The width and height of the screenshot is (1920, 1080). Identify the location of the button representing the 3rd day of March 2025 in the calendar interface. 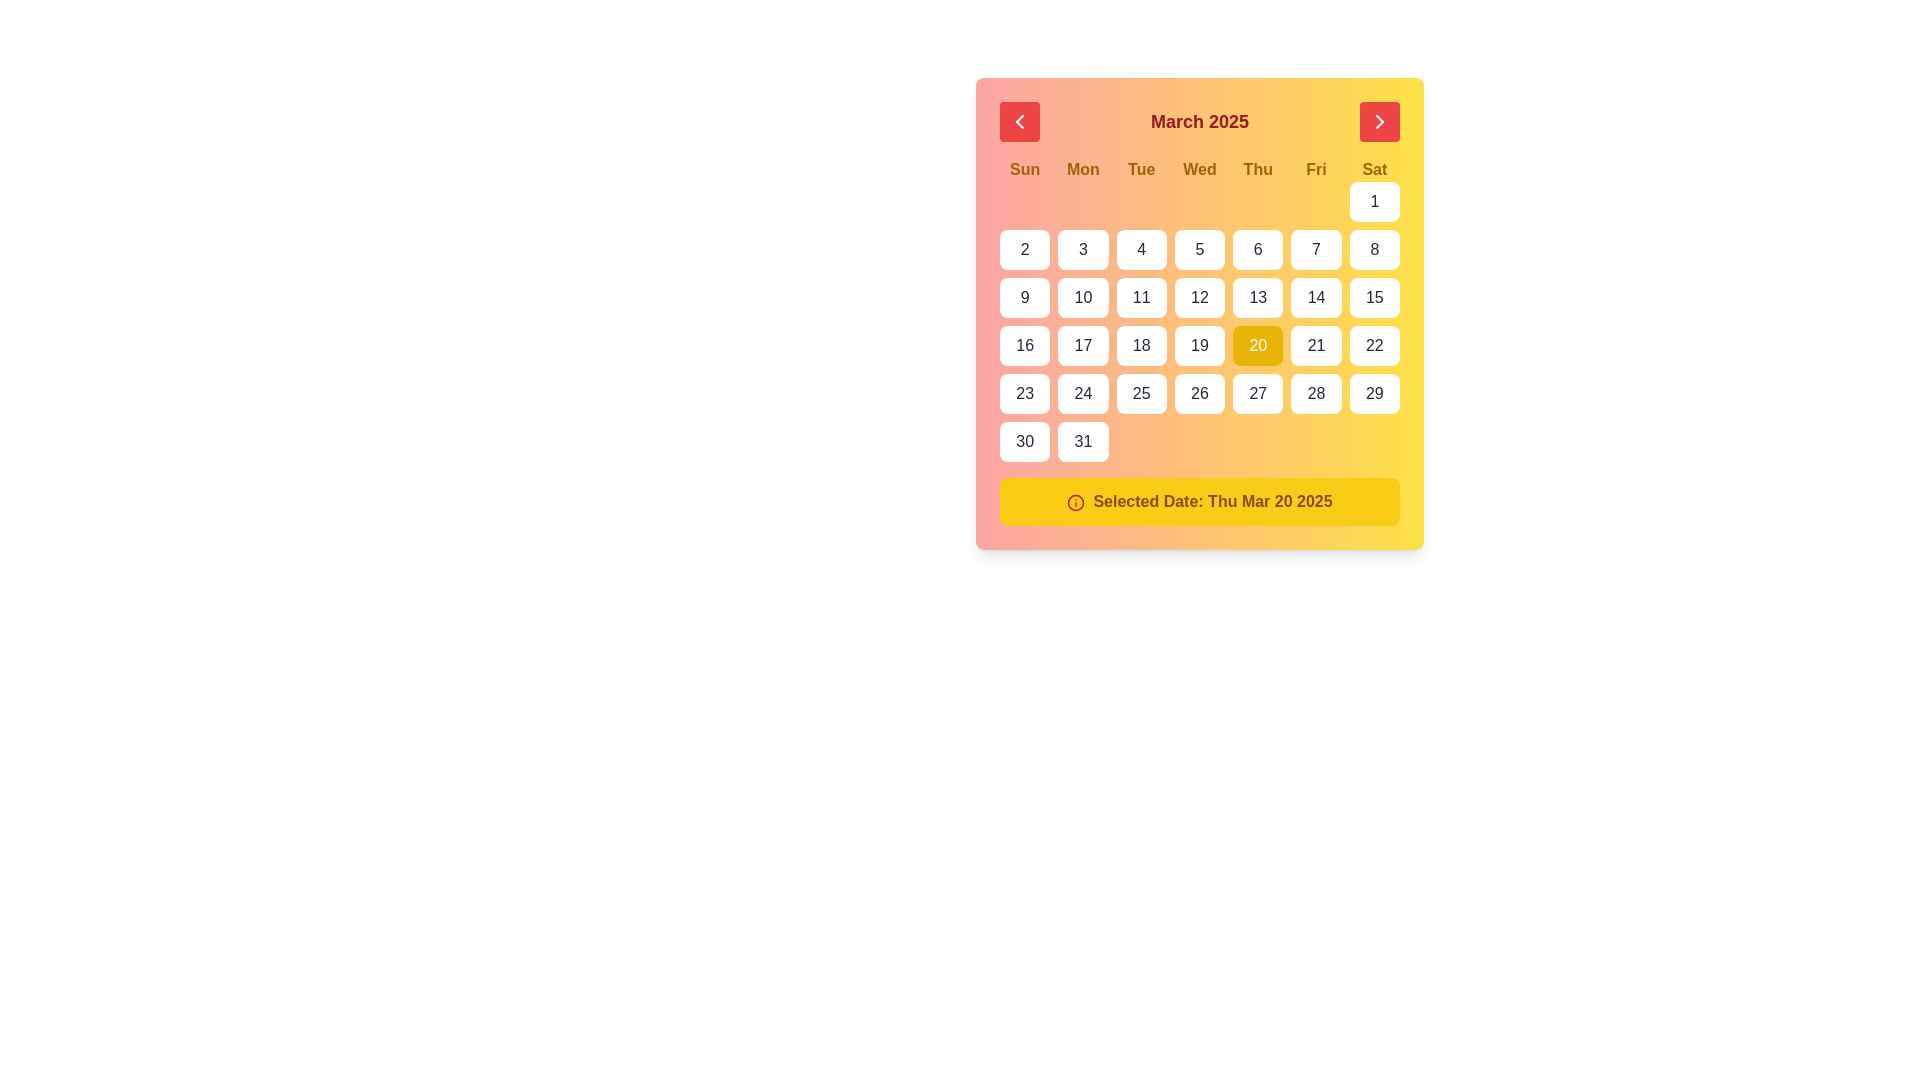
(1082, 249).